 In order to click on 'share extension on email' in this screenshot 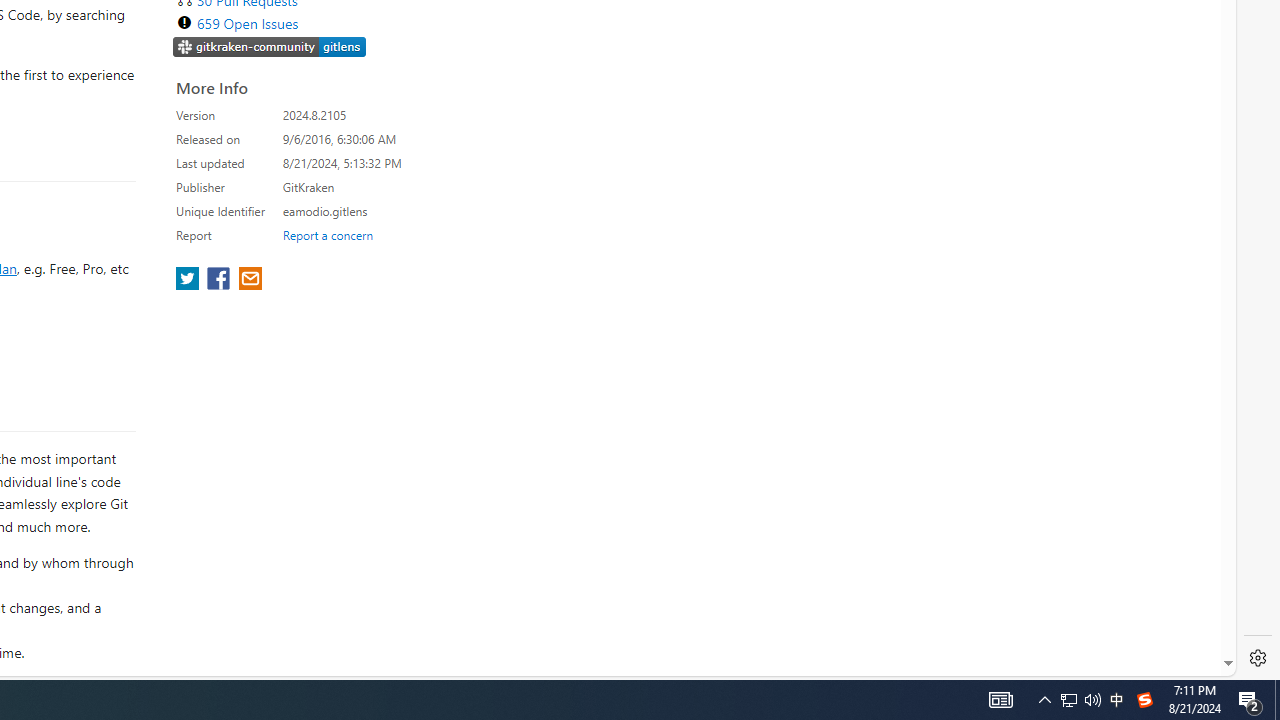, I will do `click(248, 280)`.